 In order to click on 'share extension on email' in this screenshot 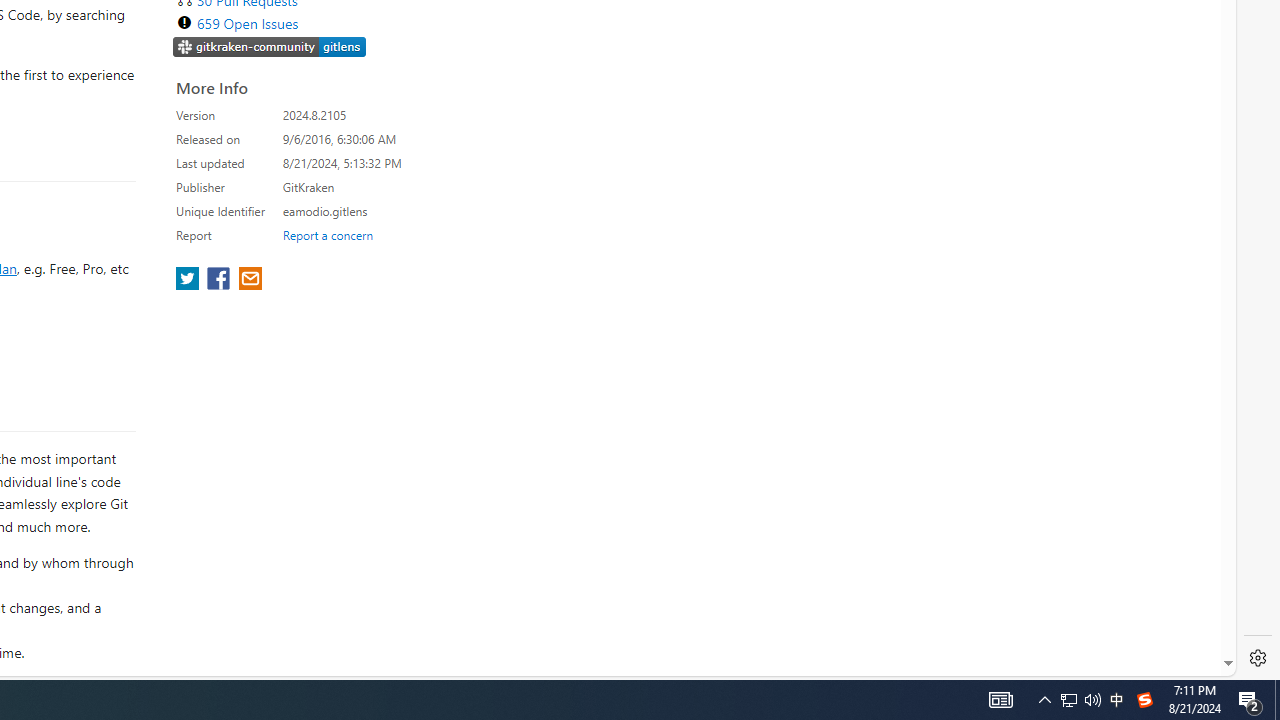, I will do `click(248, 280)`.